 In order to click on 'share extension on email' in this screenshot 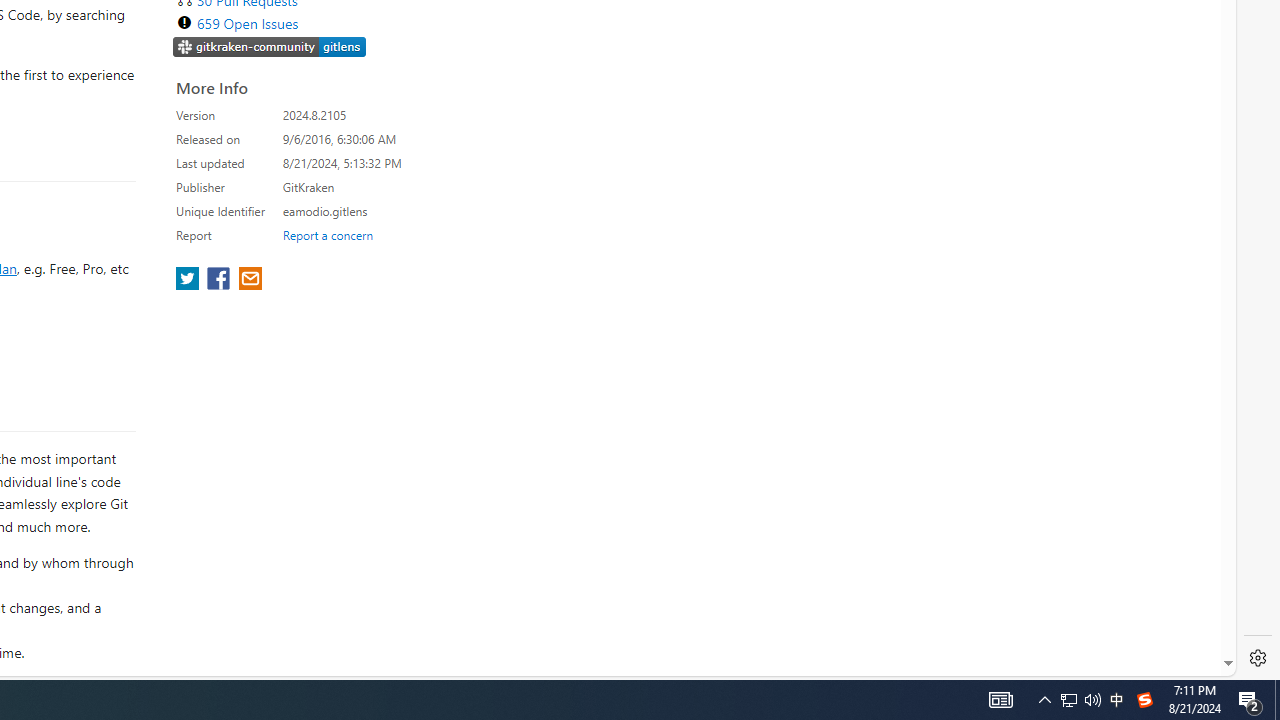, I will do `click(248, 280)`.